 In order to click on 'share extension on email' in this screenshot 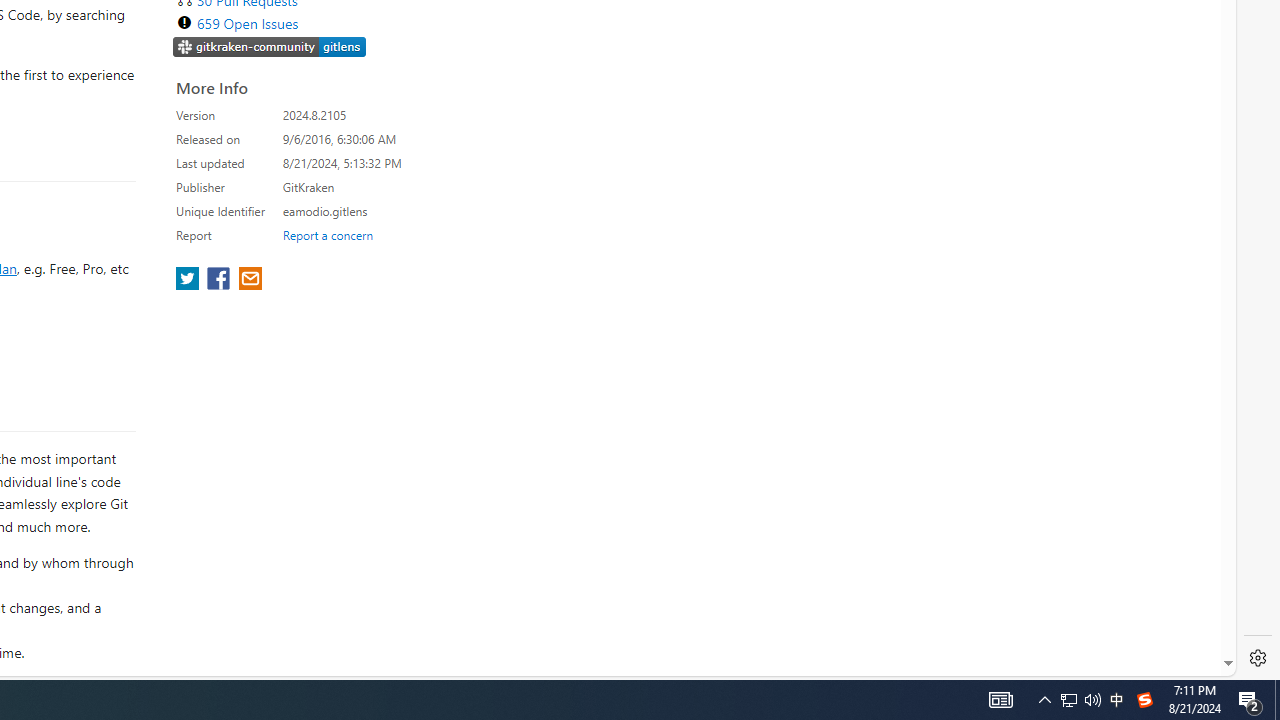, I will do `click(248, 280)`.